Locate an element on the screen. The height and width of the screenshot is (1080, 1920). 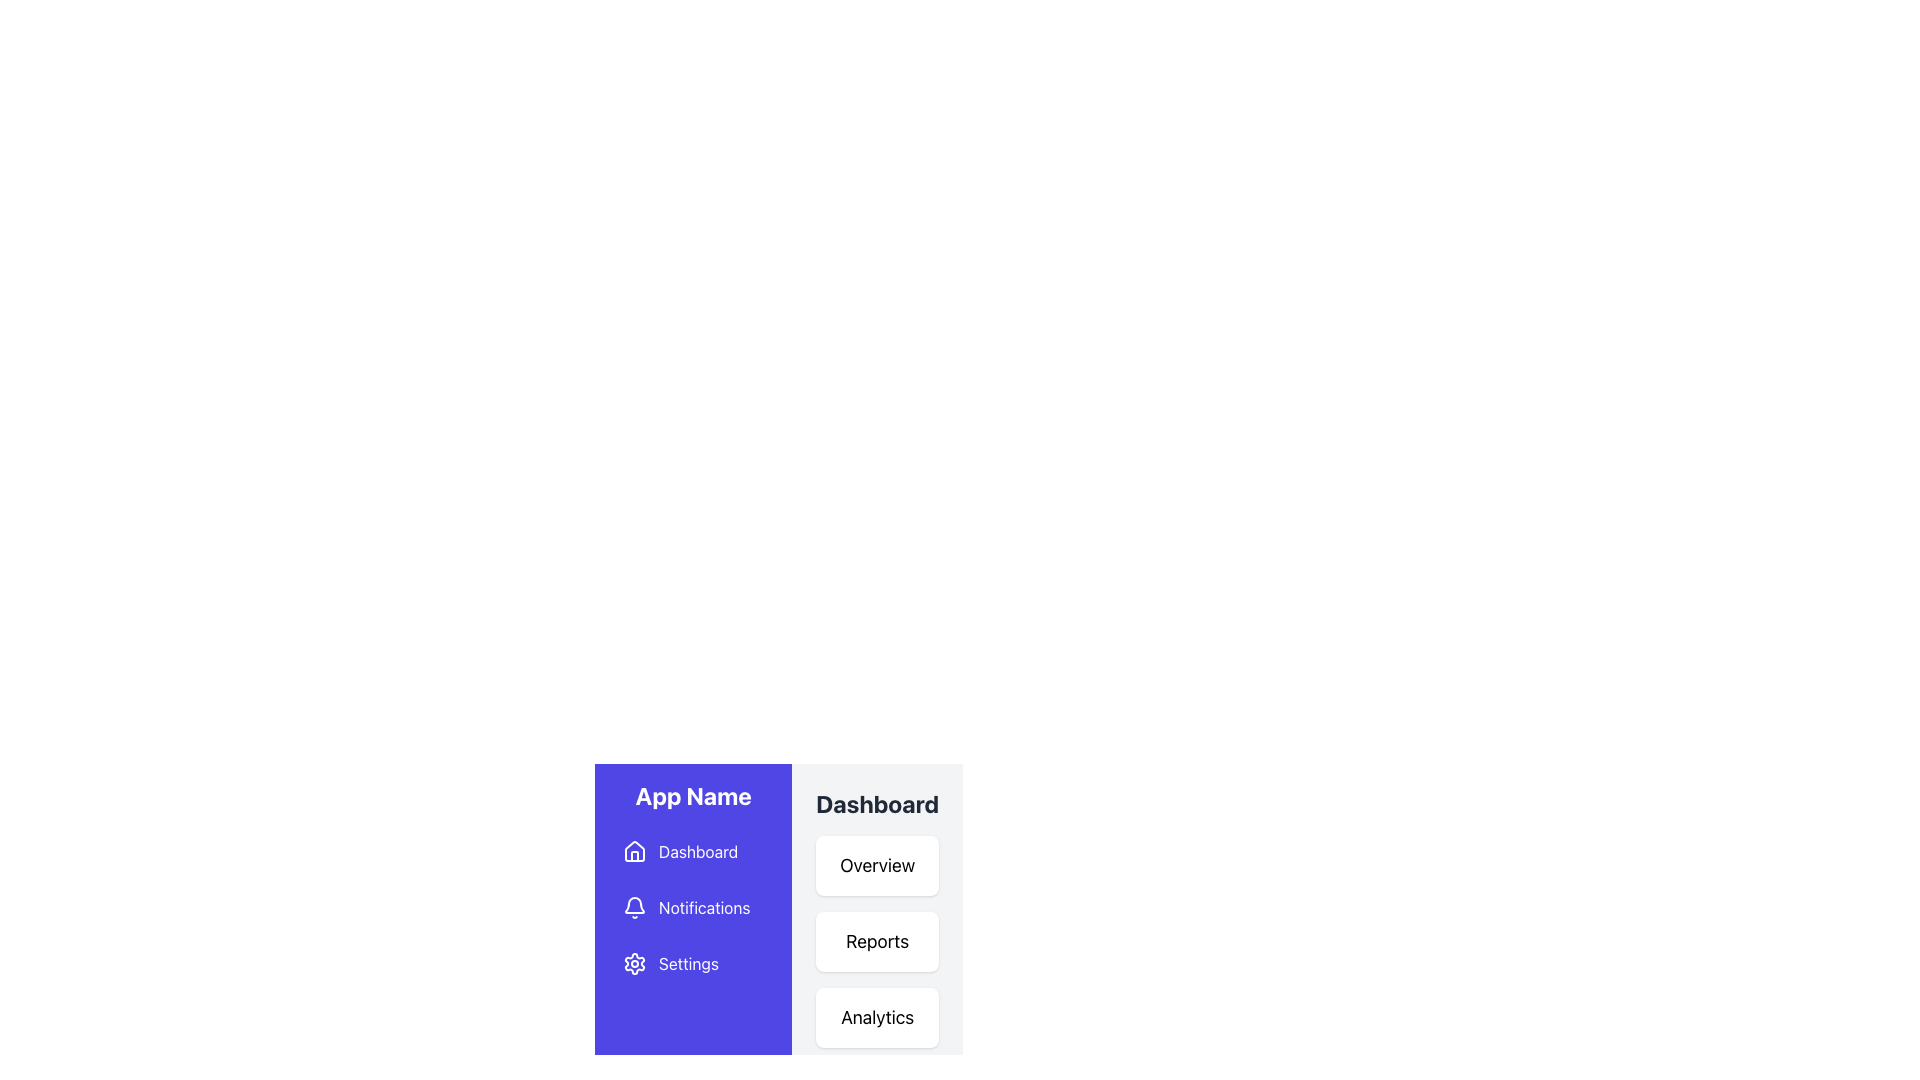
the 'Notifications' menu item, which is the second item in the vertical navigation menu is located at coordinates (692, 907).